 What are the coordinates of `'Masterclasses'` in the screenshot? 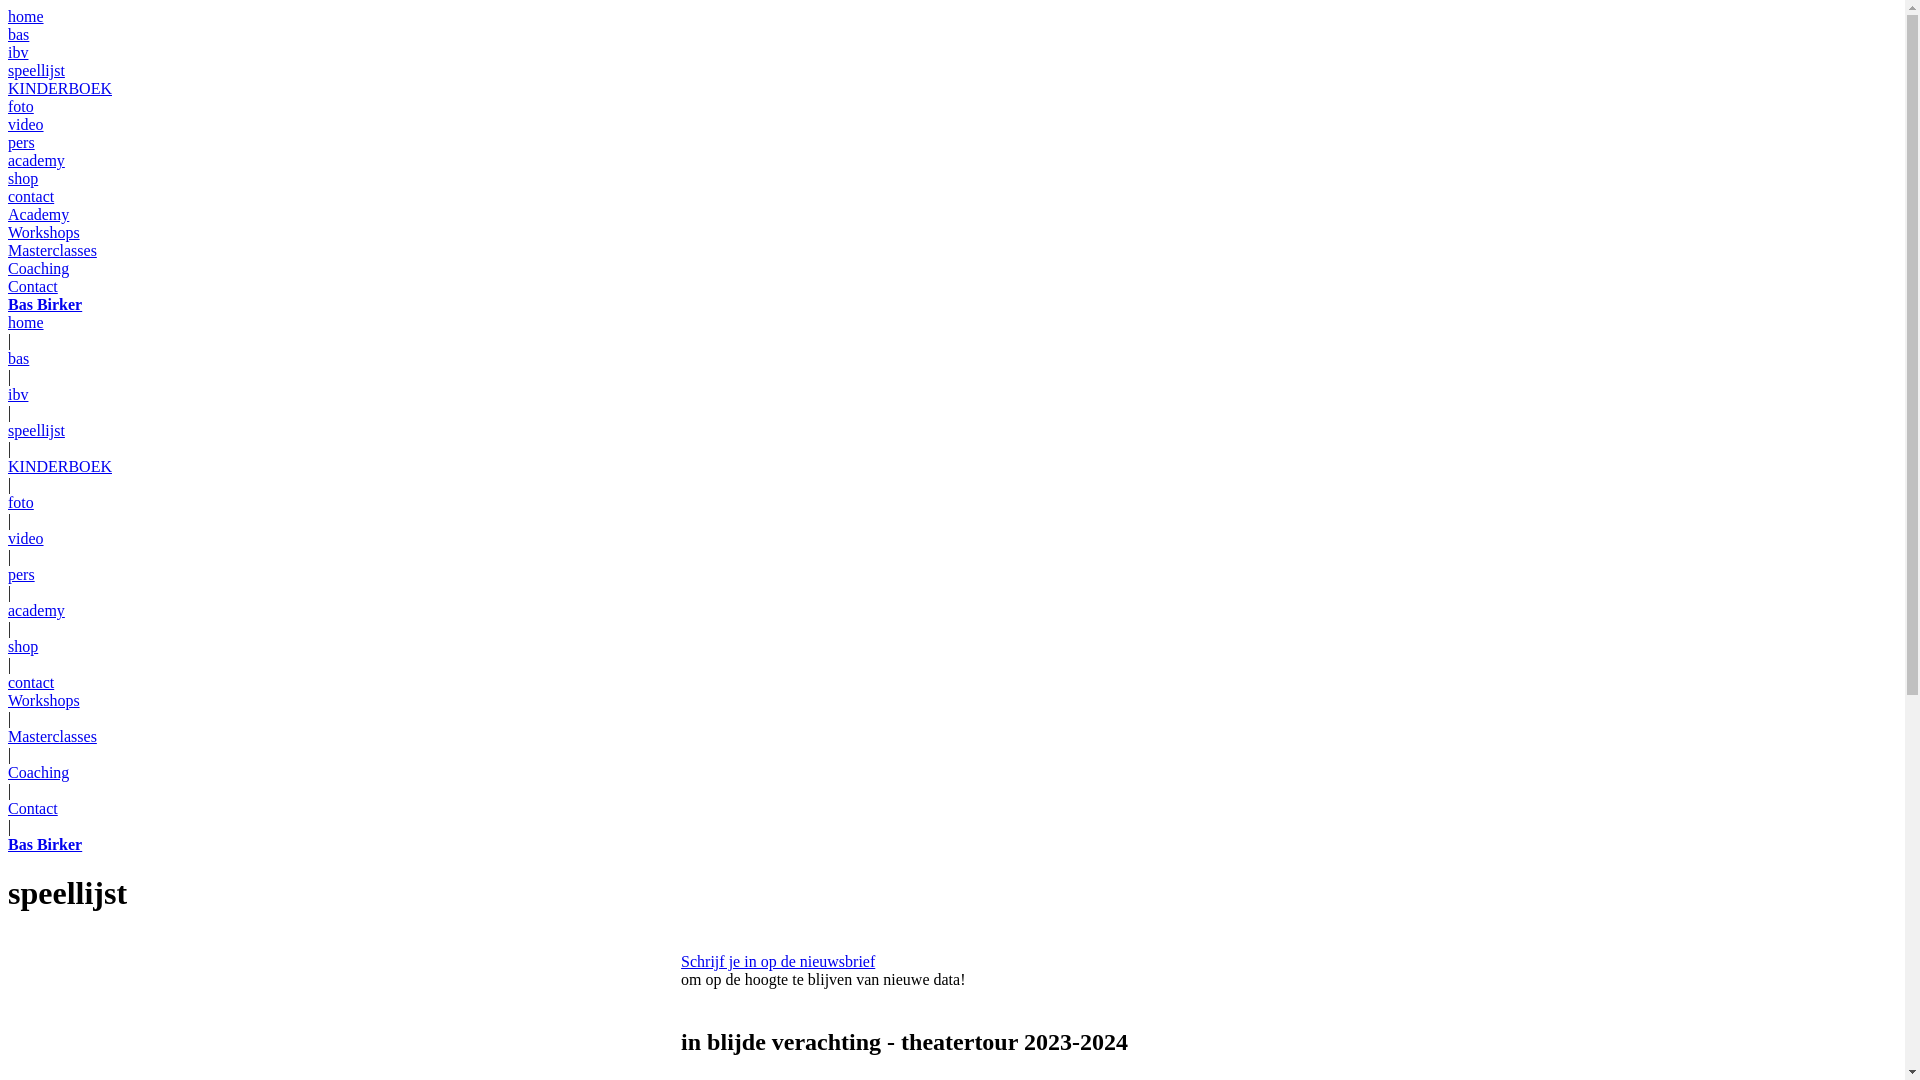 It's located at (52, 249).